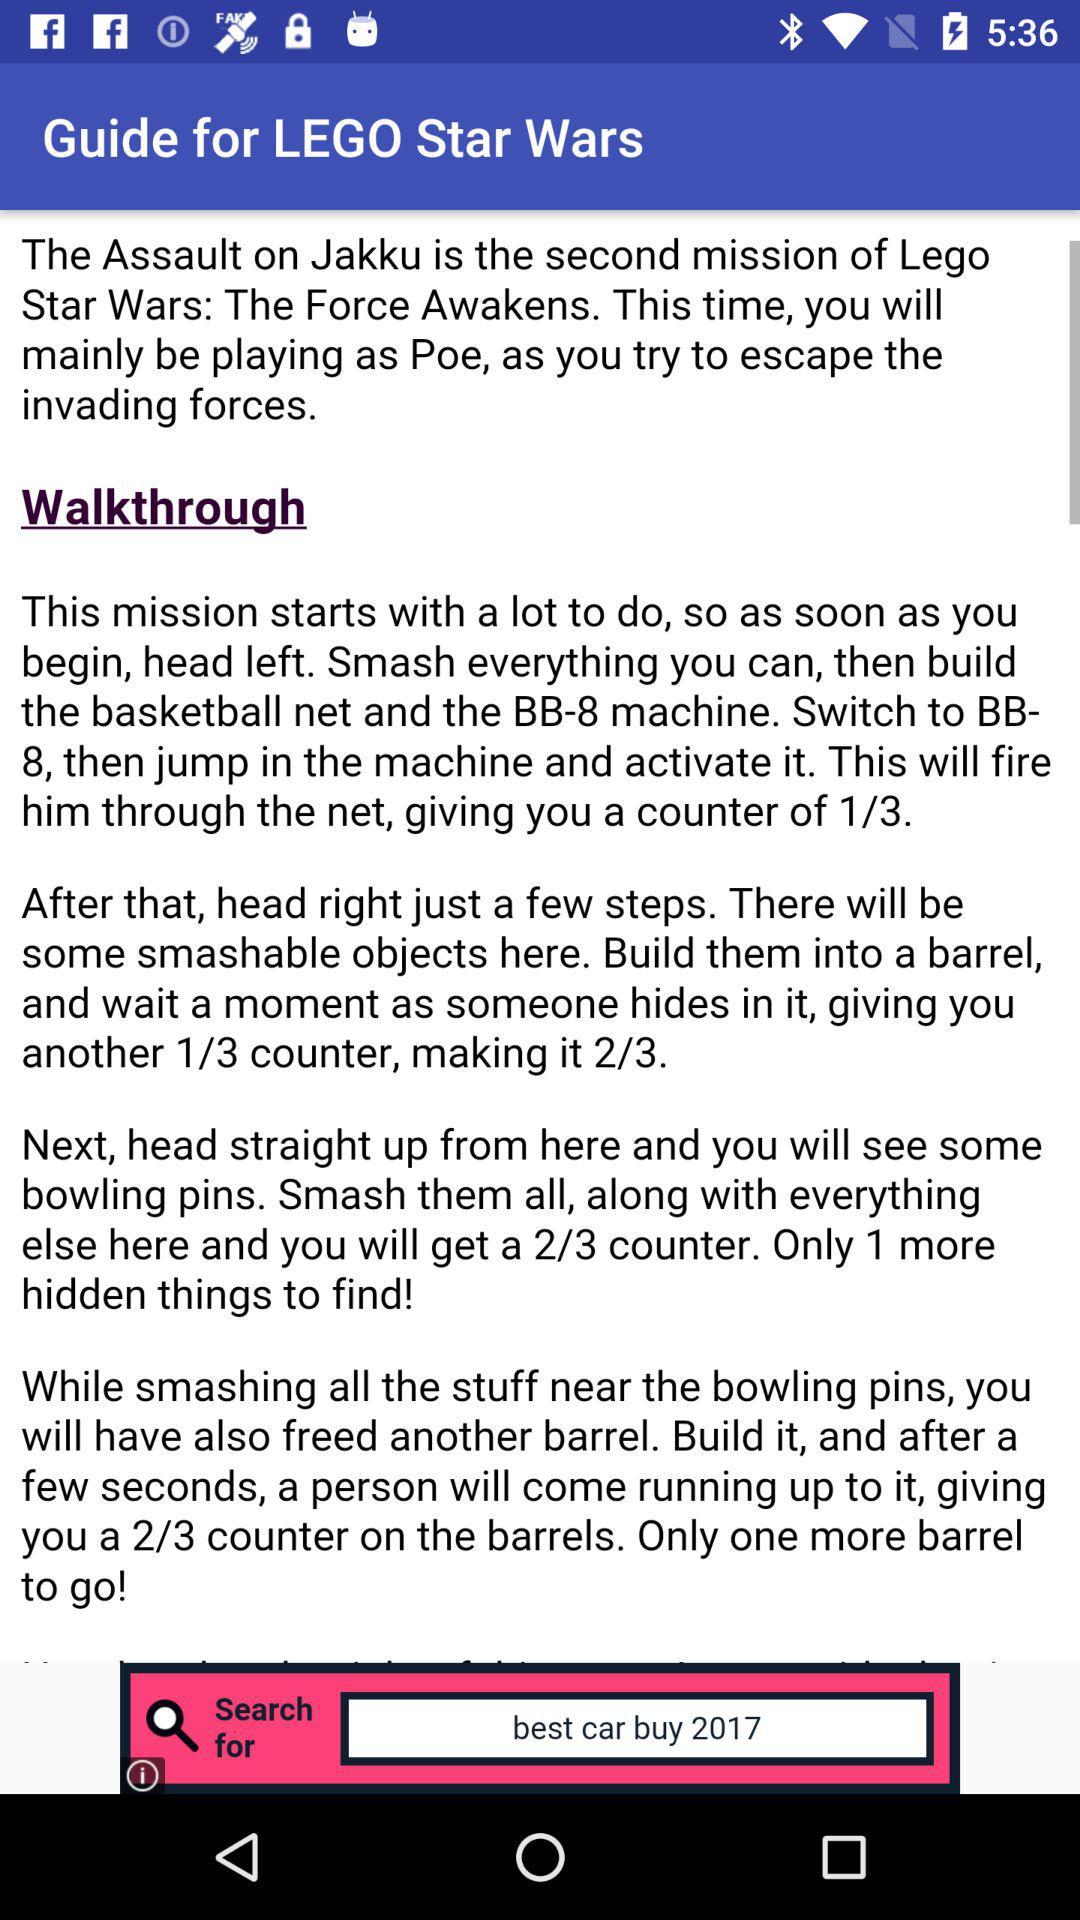 The height and width of the screenshot is (1920, 1080). Describe the element at coordinates (540, 1727) in the screenshot. I see `advertisement` at that location.